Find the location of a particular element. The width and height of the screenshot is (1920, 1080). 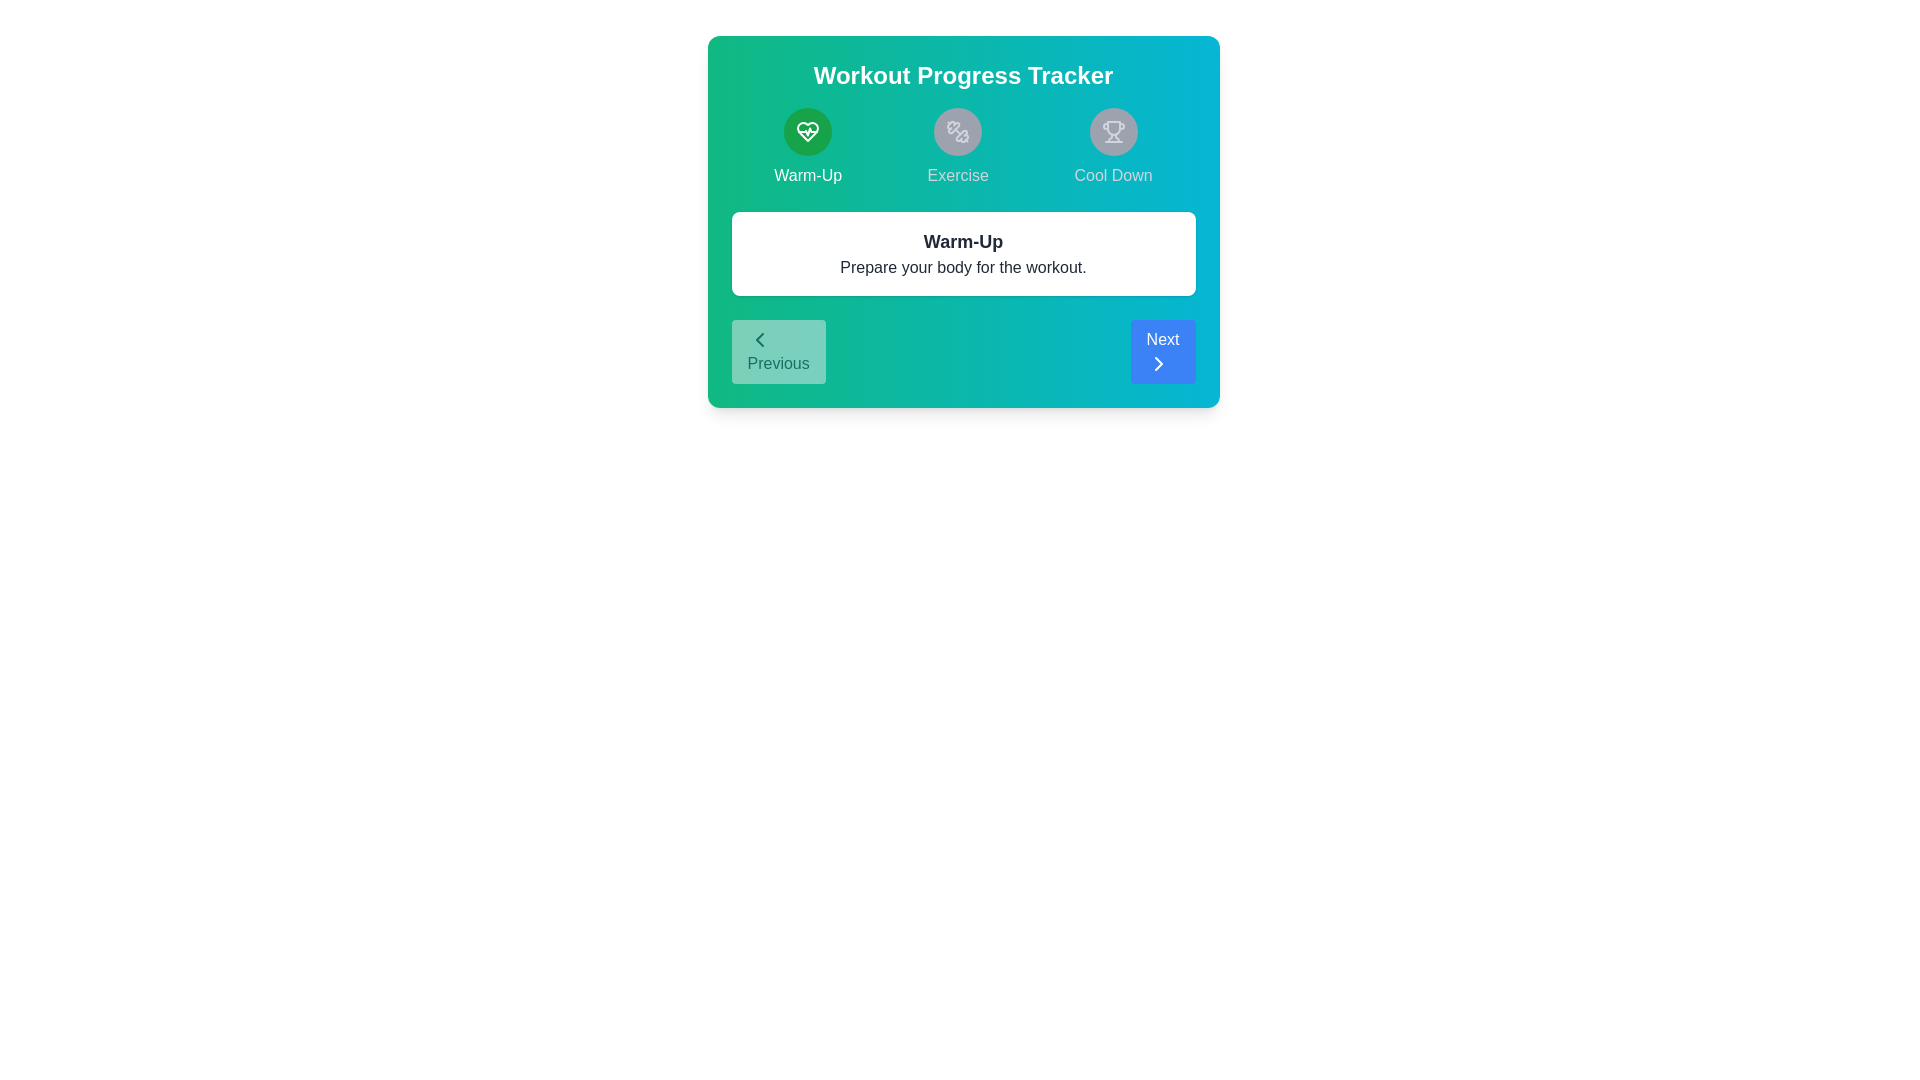

the heading corresponding to the workout phase: Warm-Up is located at coordinates (807, 146).